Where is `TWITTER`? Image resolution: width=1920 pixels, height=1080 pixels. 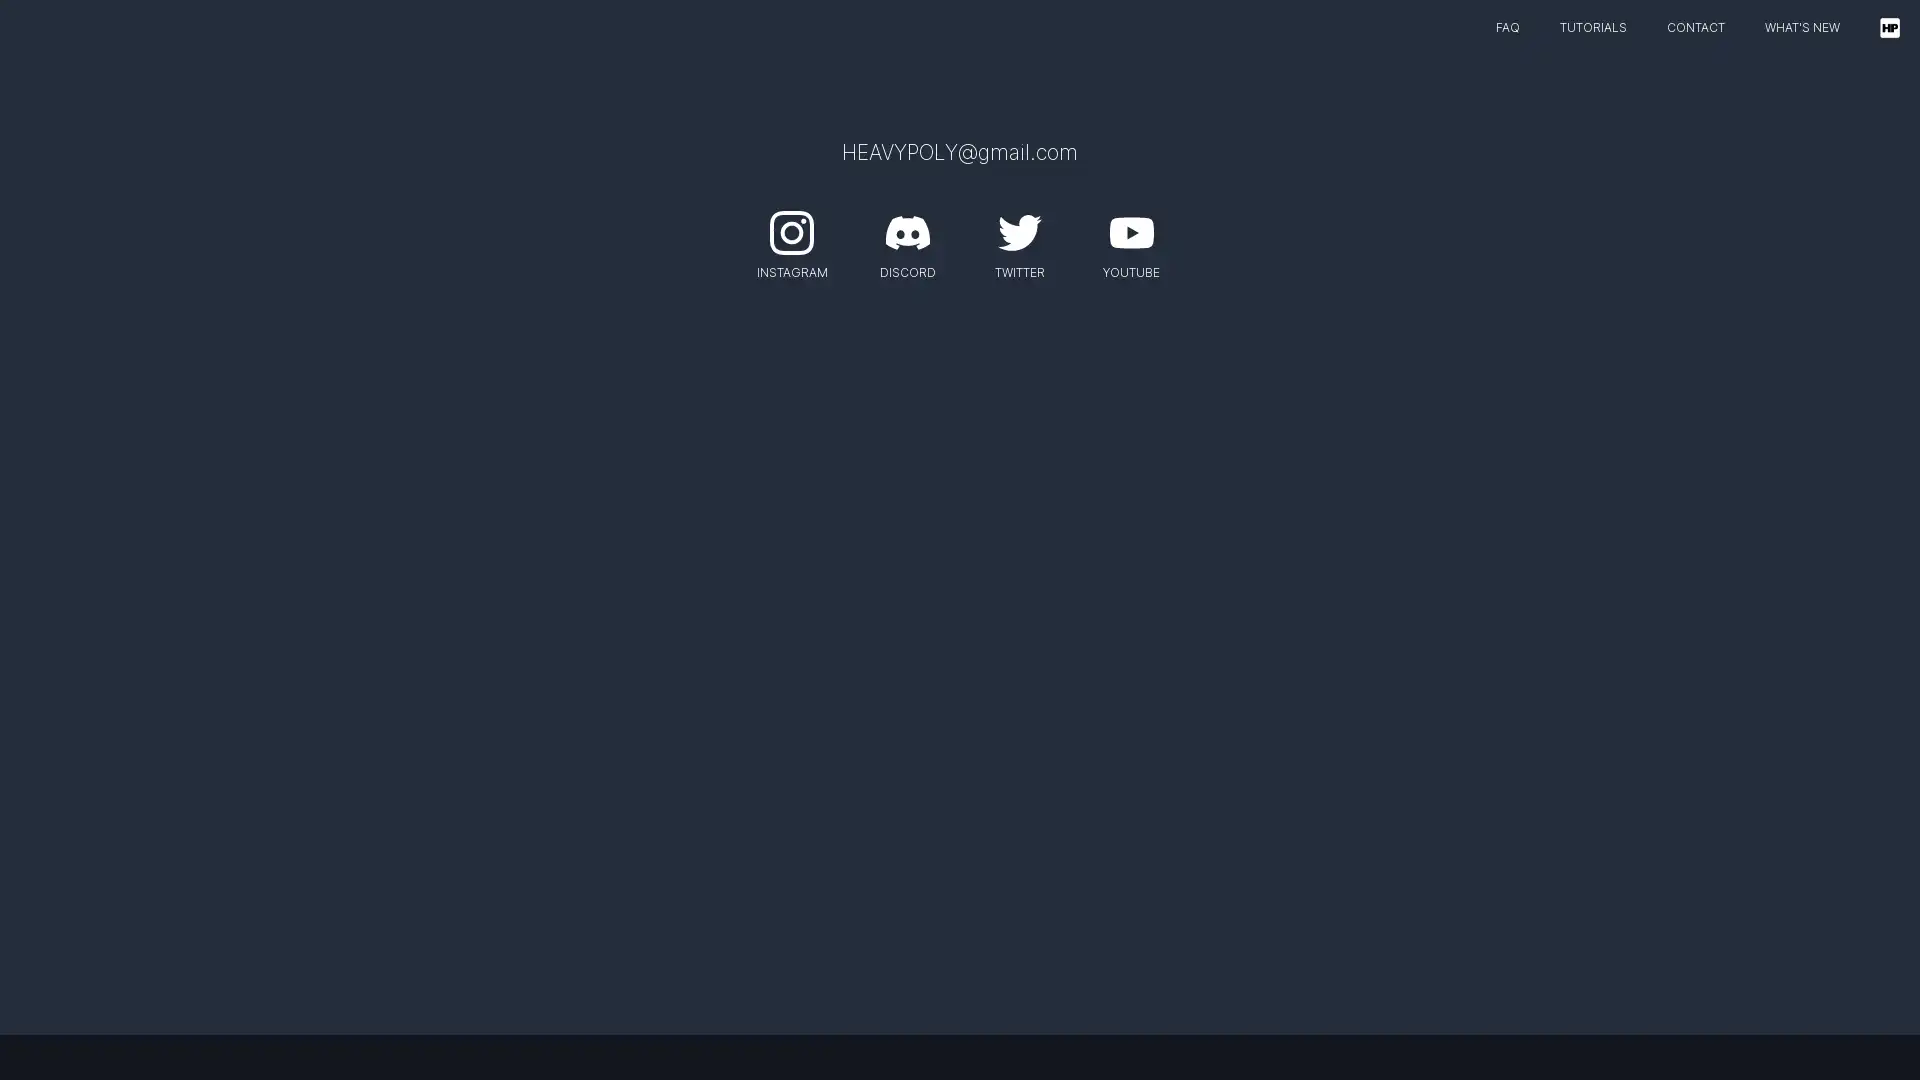
TWITTER is located at coordinates (1018, 239).